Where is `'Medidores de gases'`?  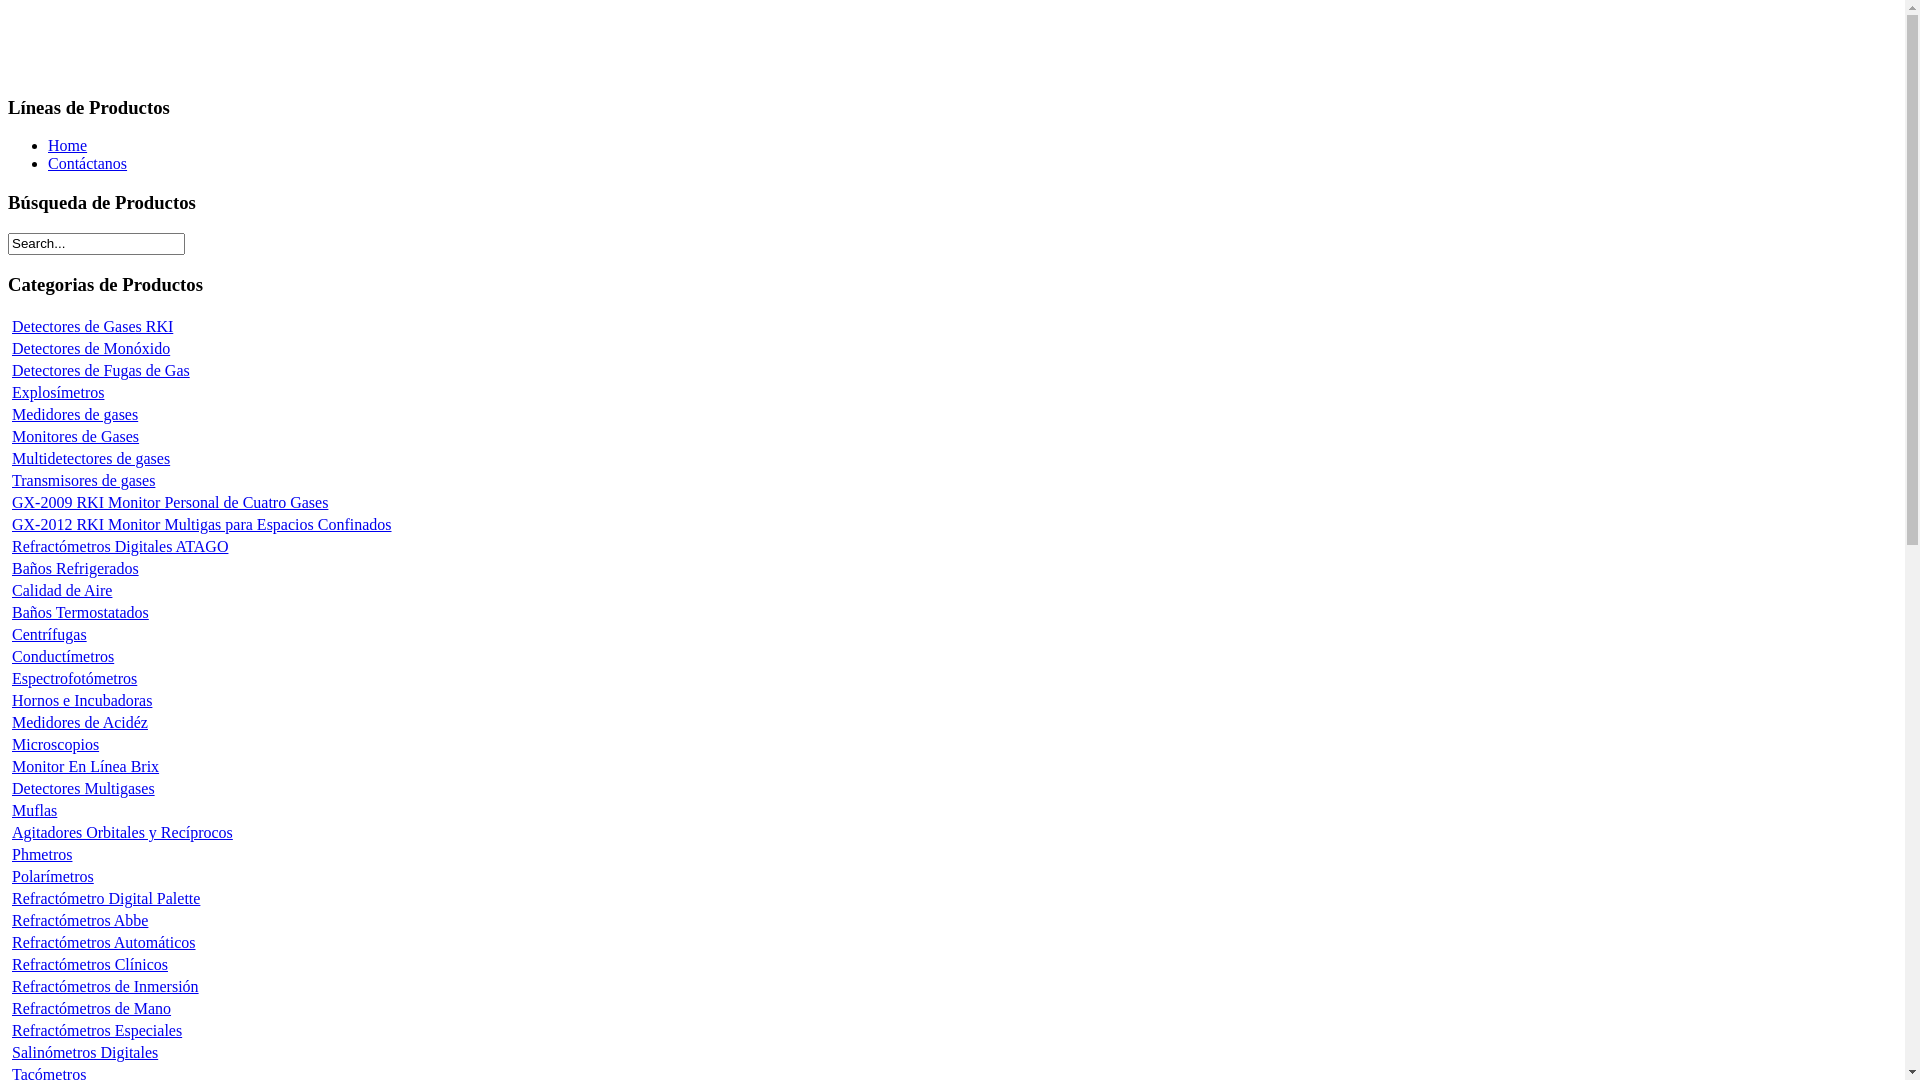
'Medidores de gases' is located at coordinates (75, 413).